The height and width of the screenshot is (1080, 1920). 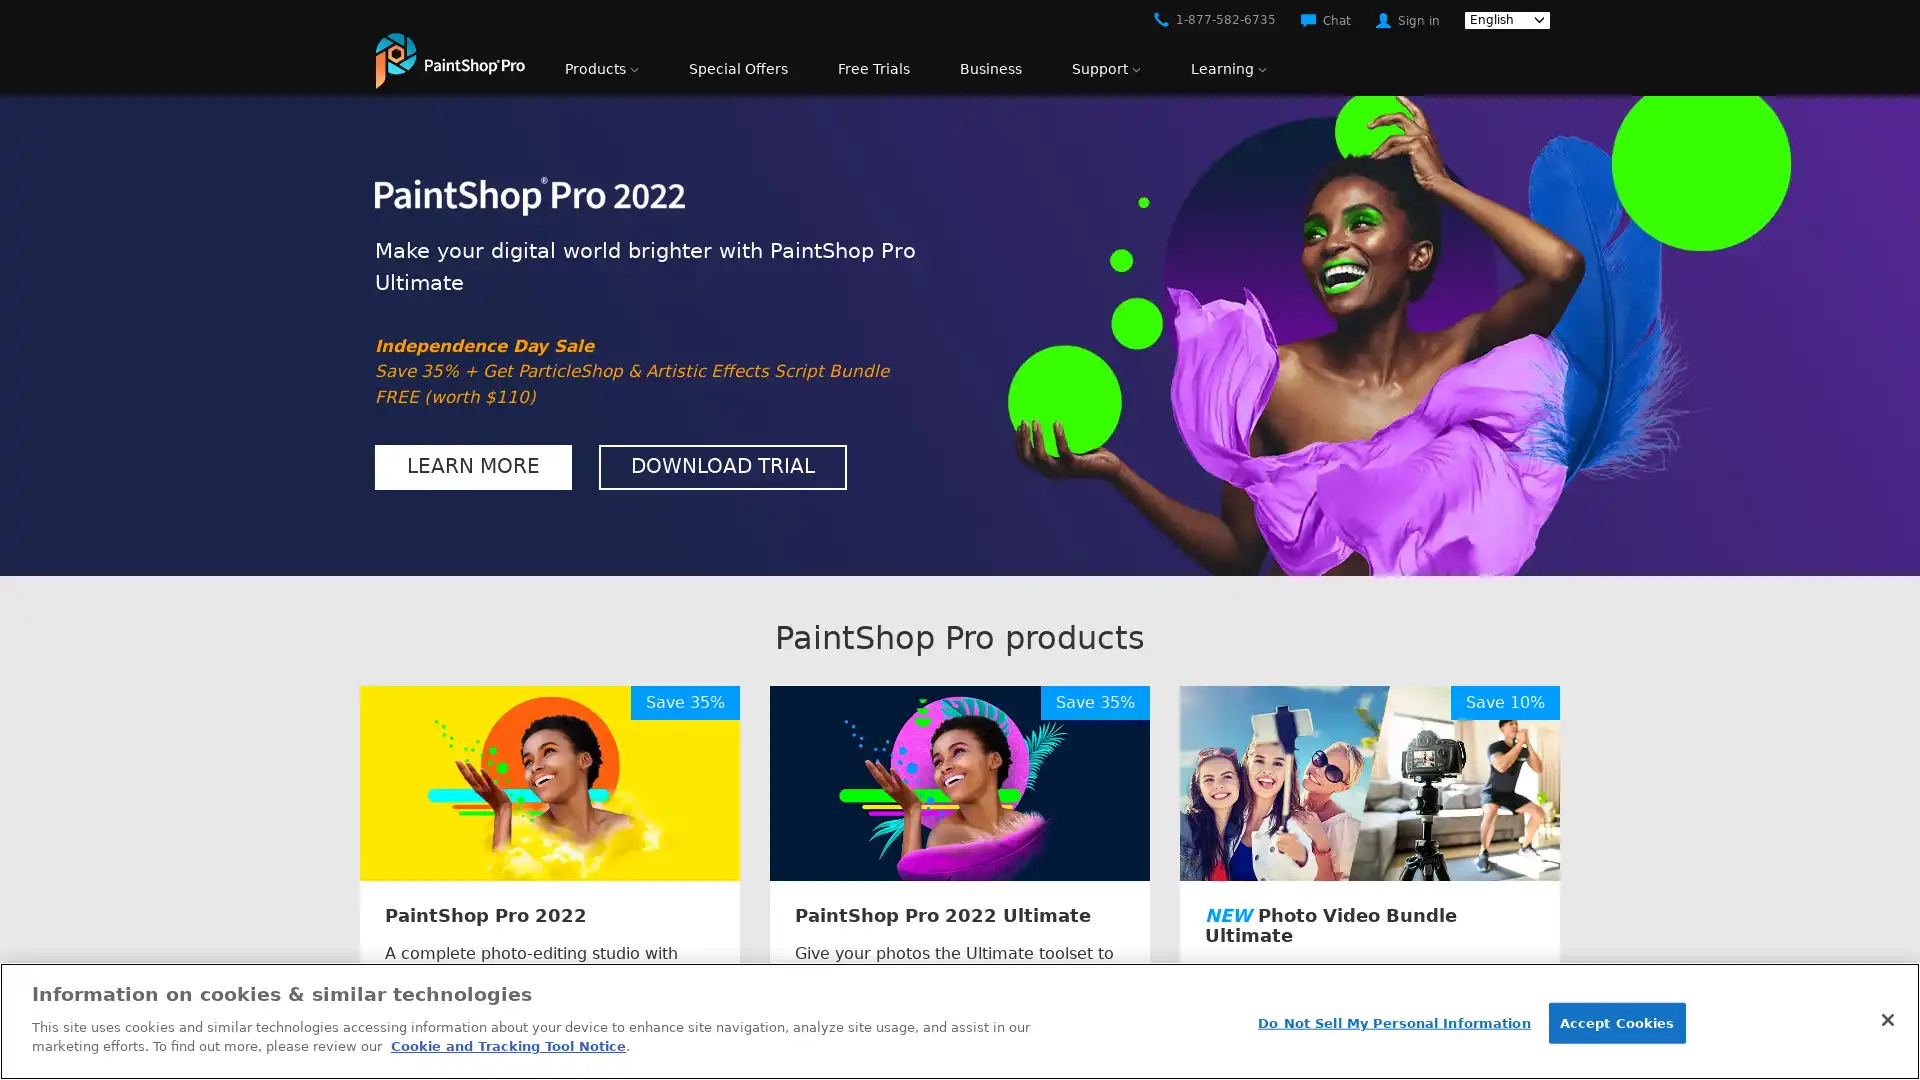 What do you see at coordinates (472, 466) in the screenshot?
I see `LEARN MORE` at bounding box center [472, 466].